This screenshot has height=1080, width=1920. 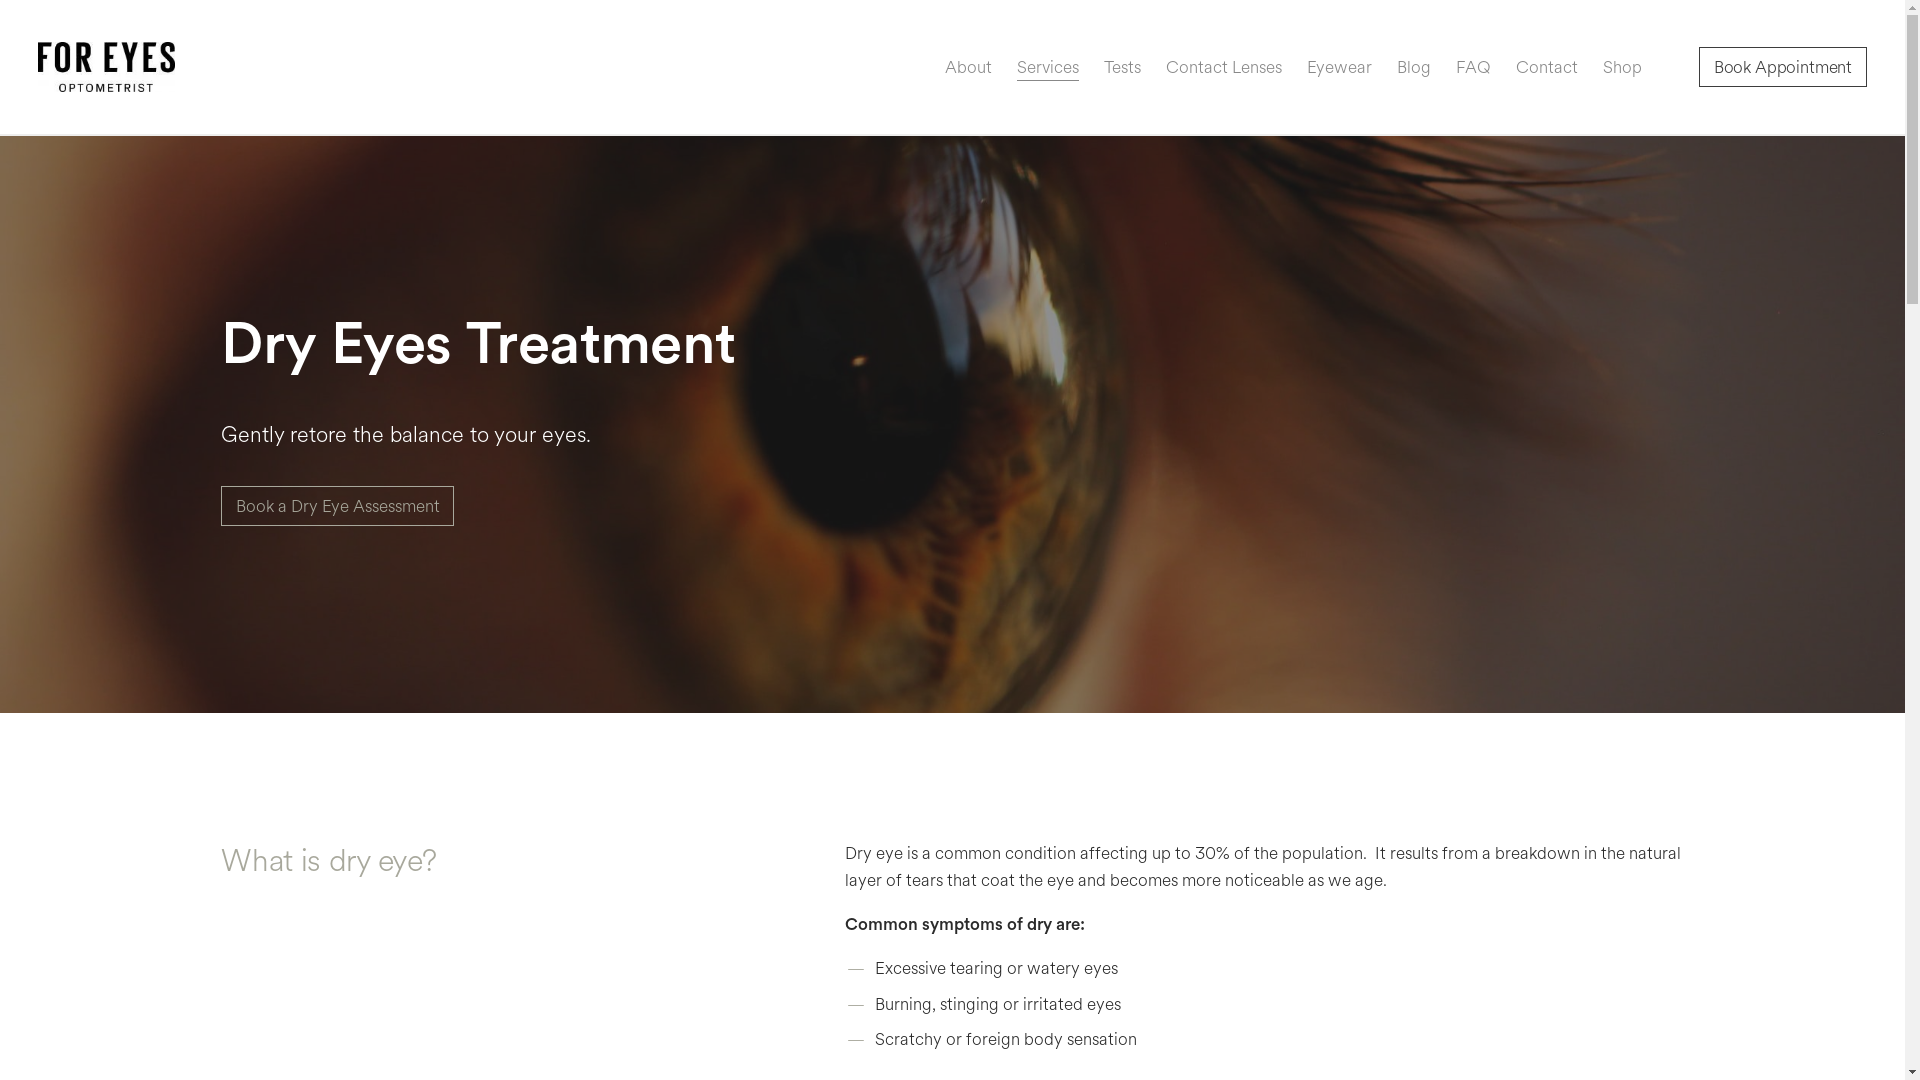 I want to click on 'FAQ', so click(x=1455, y=66).